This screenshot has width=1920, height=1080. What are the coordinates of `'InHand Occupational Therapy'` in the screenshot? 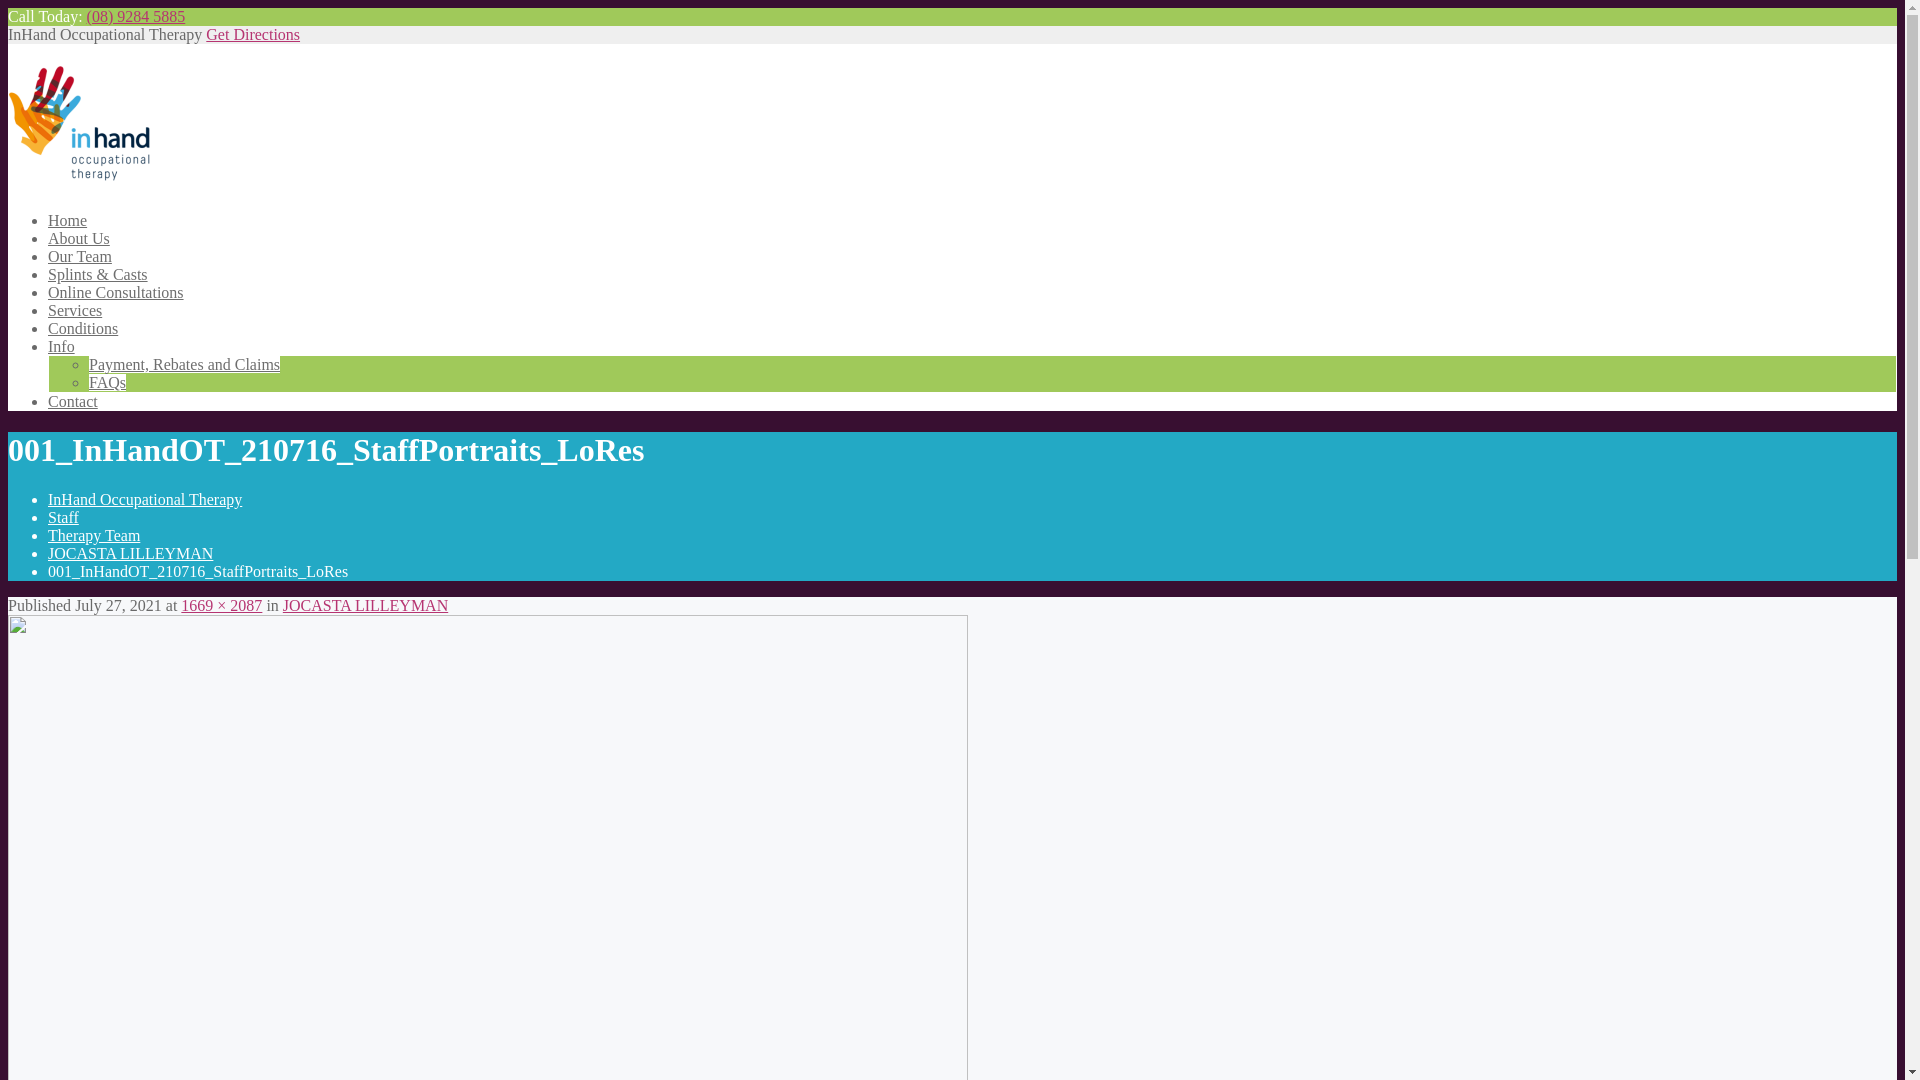 It's located at (48, 498).